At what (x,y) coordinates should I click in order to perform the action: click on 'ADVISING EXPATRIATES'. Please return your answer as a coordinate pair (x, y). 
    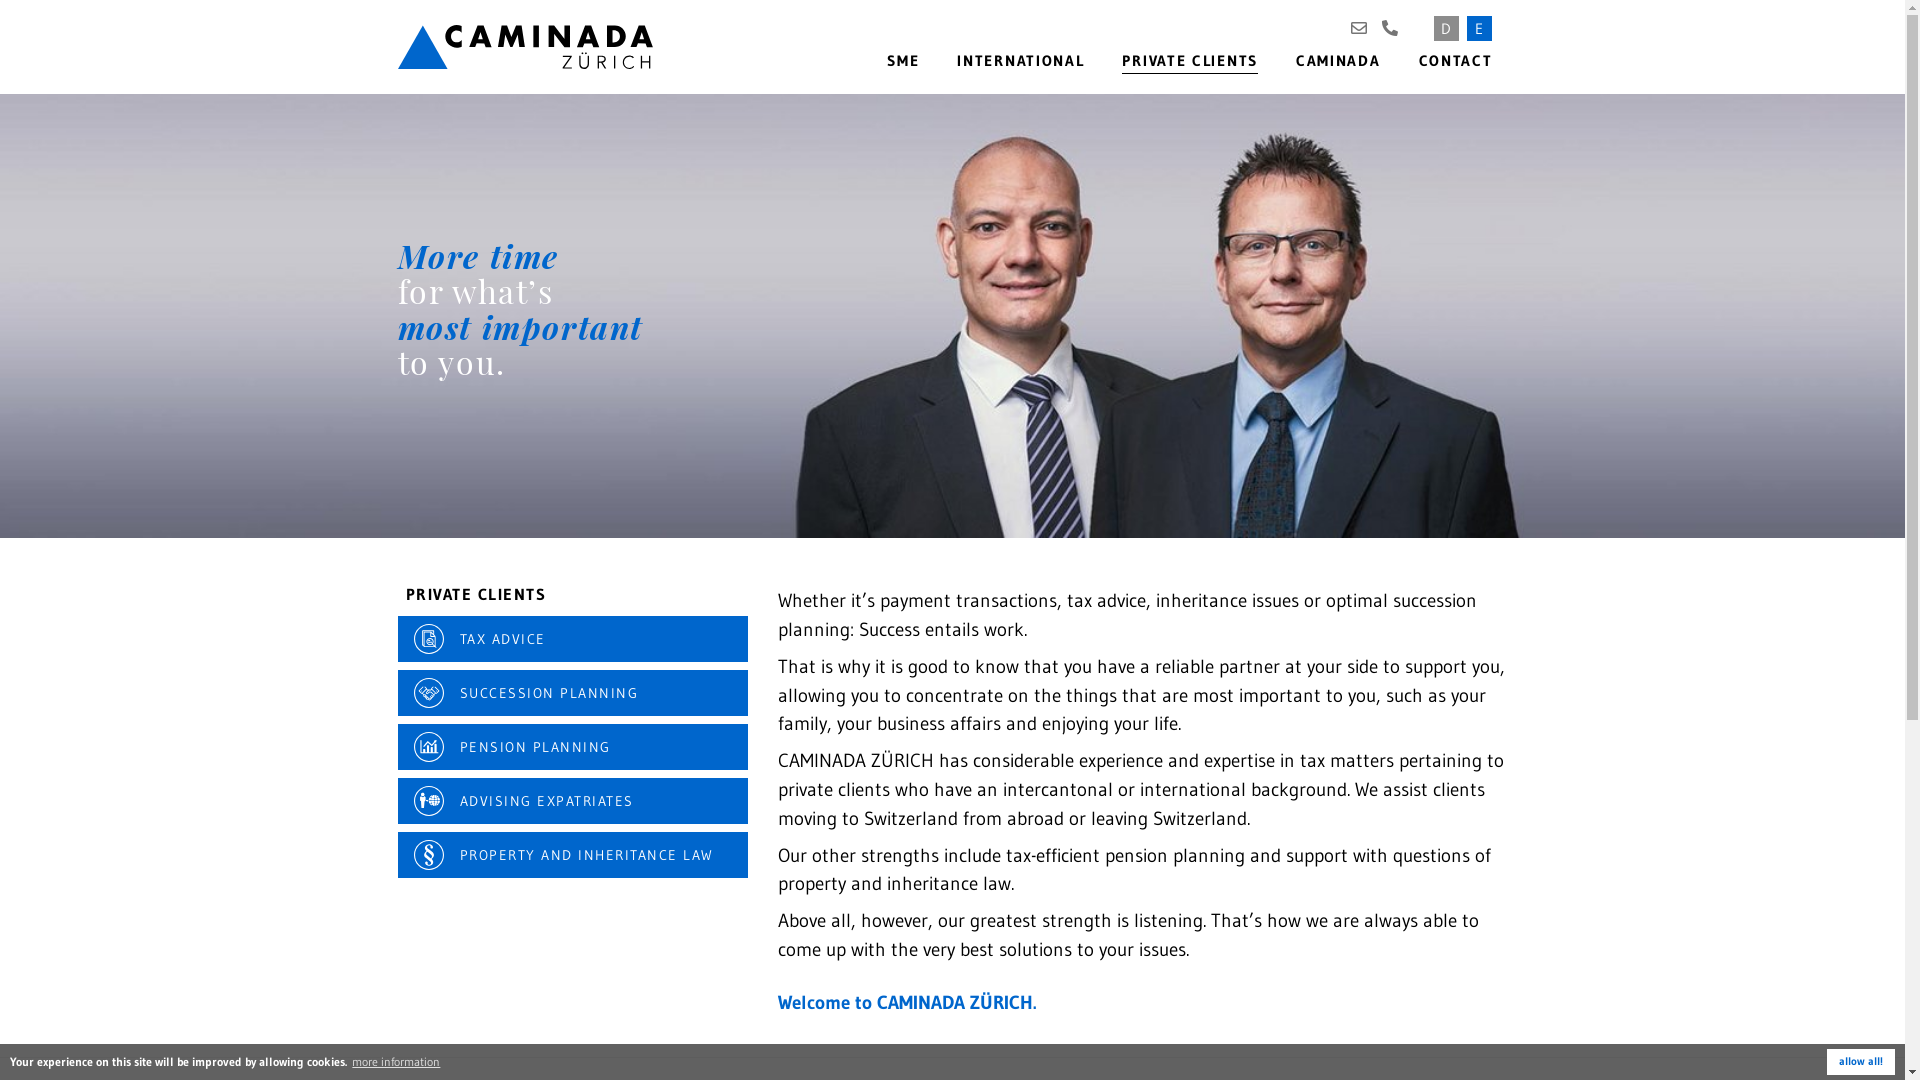
    Looking at the image, I should click on (571, 800).